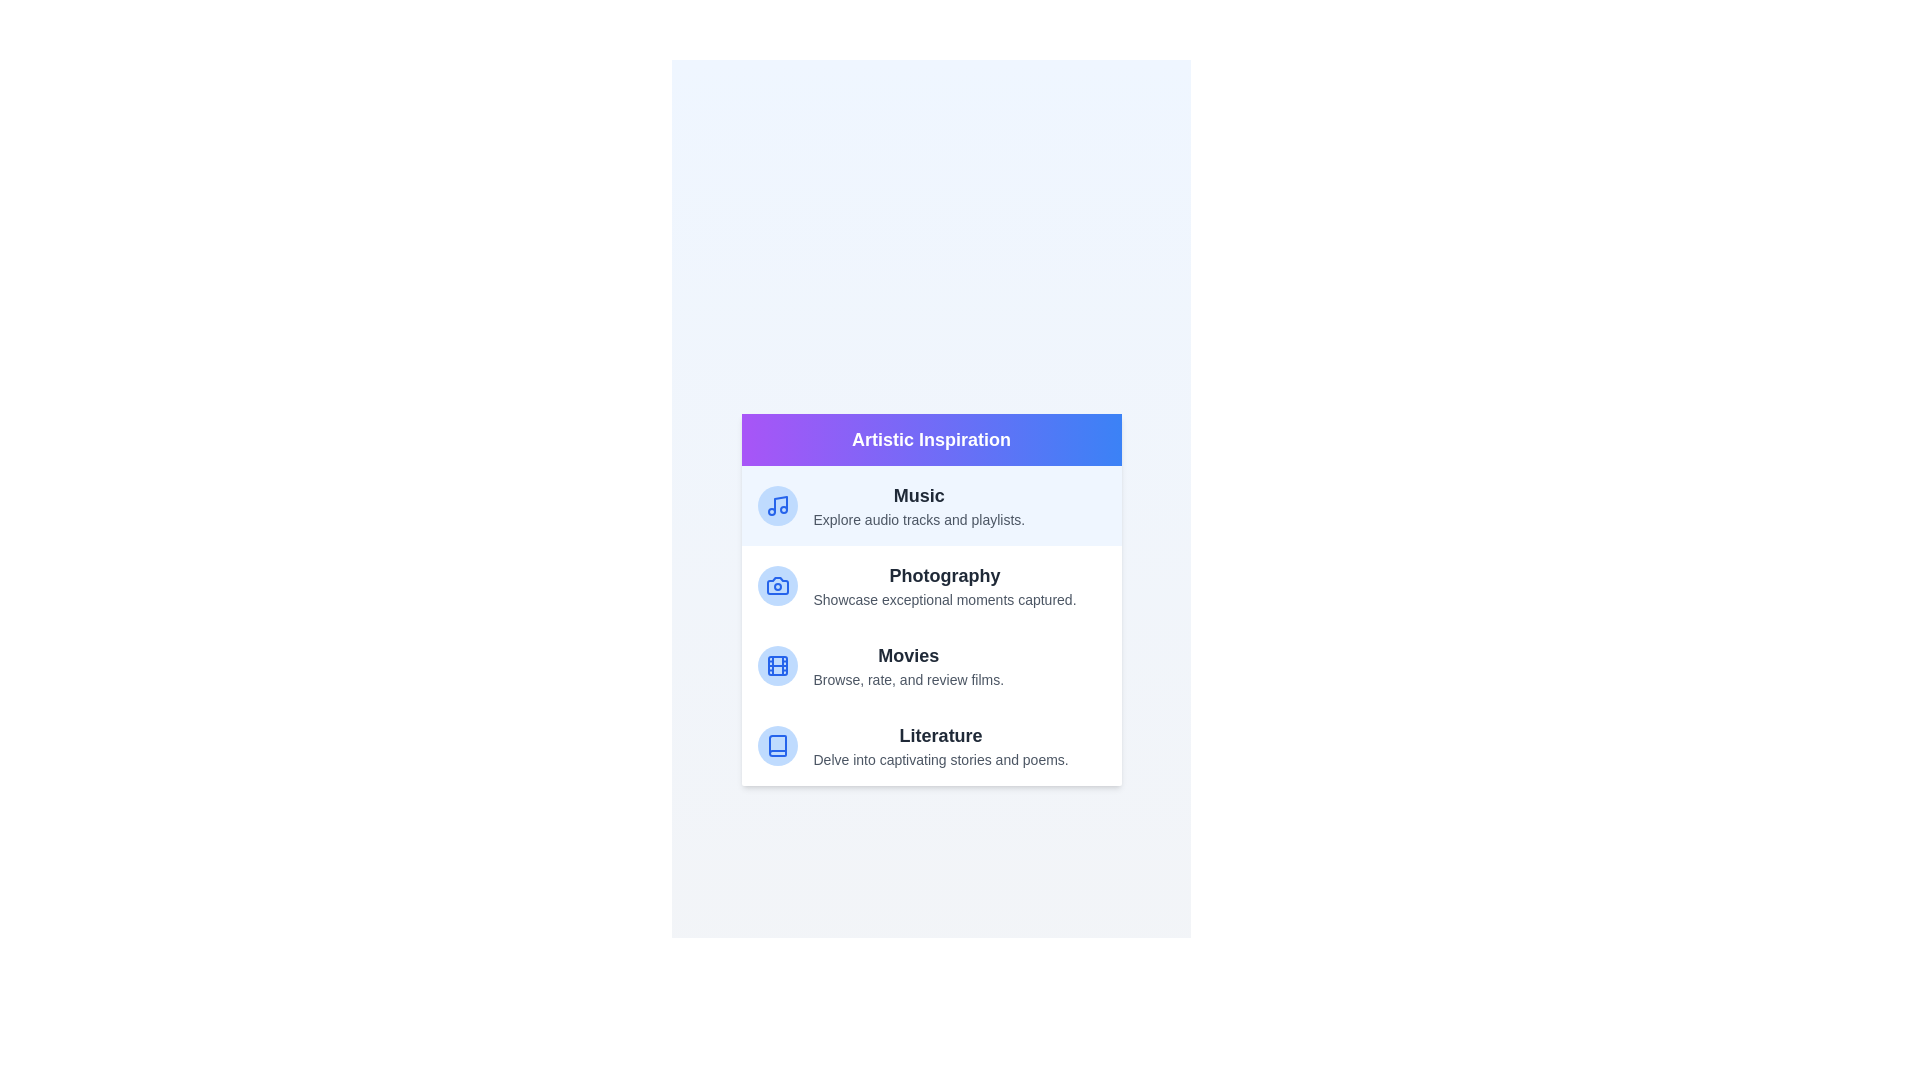 This screenshot has width=1920, height=1080. I want to click on the category Movies to read its description, so click(930, 666).